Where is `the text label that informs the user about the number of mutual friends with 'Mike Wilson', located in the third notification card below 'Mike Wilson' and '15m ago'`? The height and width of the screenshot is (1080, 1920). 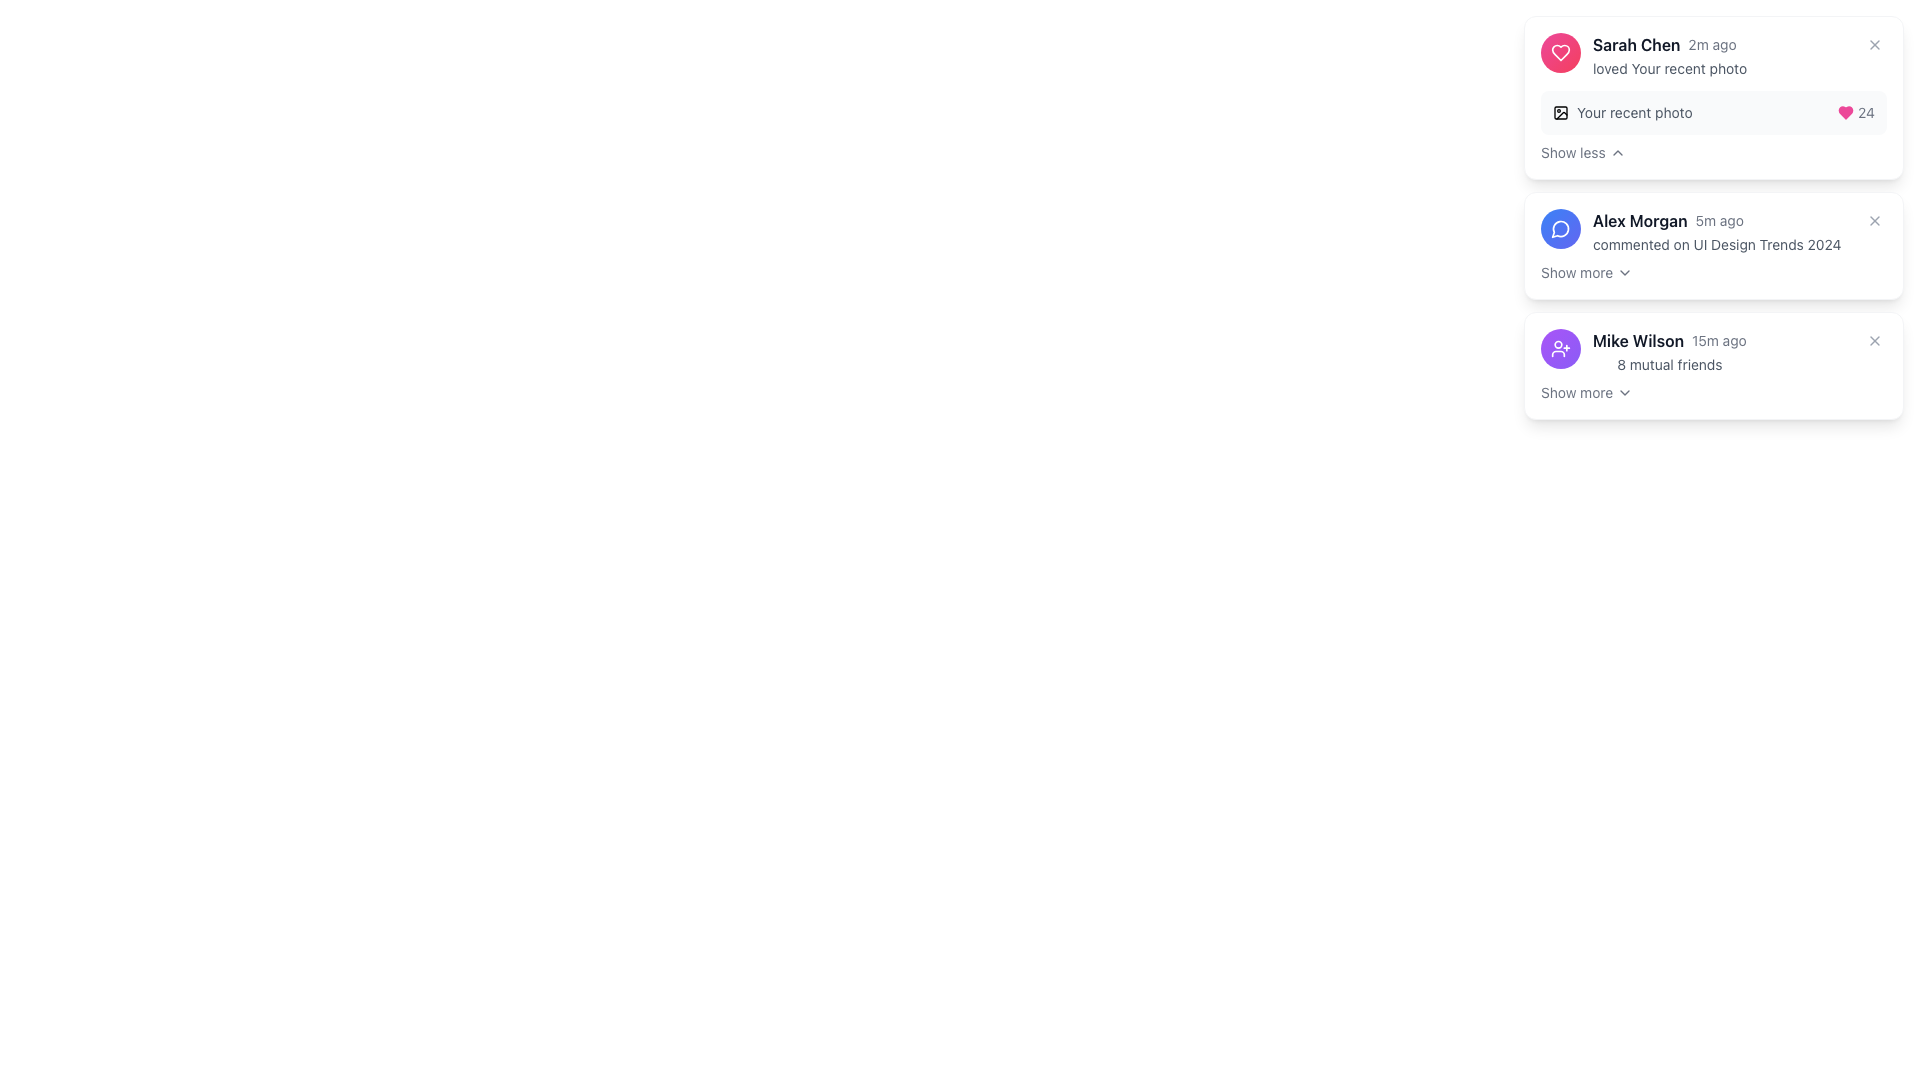 the text label that informs the user about the number of mutual friends with 'Mike Wilson', located in the third notification card below 'Mike Wilson' and '15m ago' is located at coordinates (1669, 364).